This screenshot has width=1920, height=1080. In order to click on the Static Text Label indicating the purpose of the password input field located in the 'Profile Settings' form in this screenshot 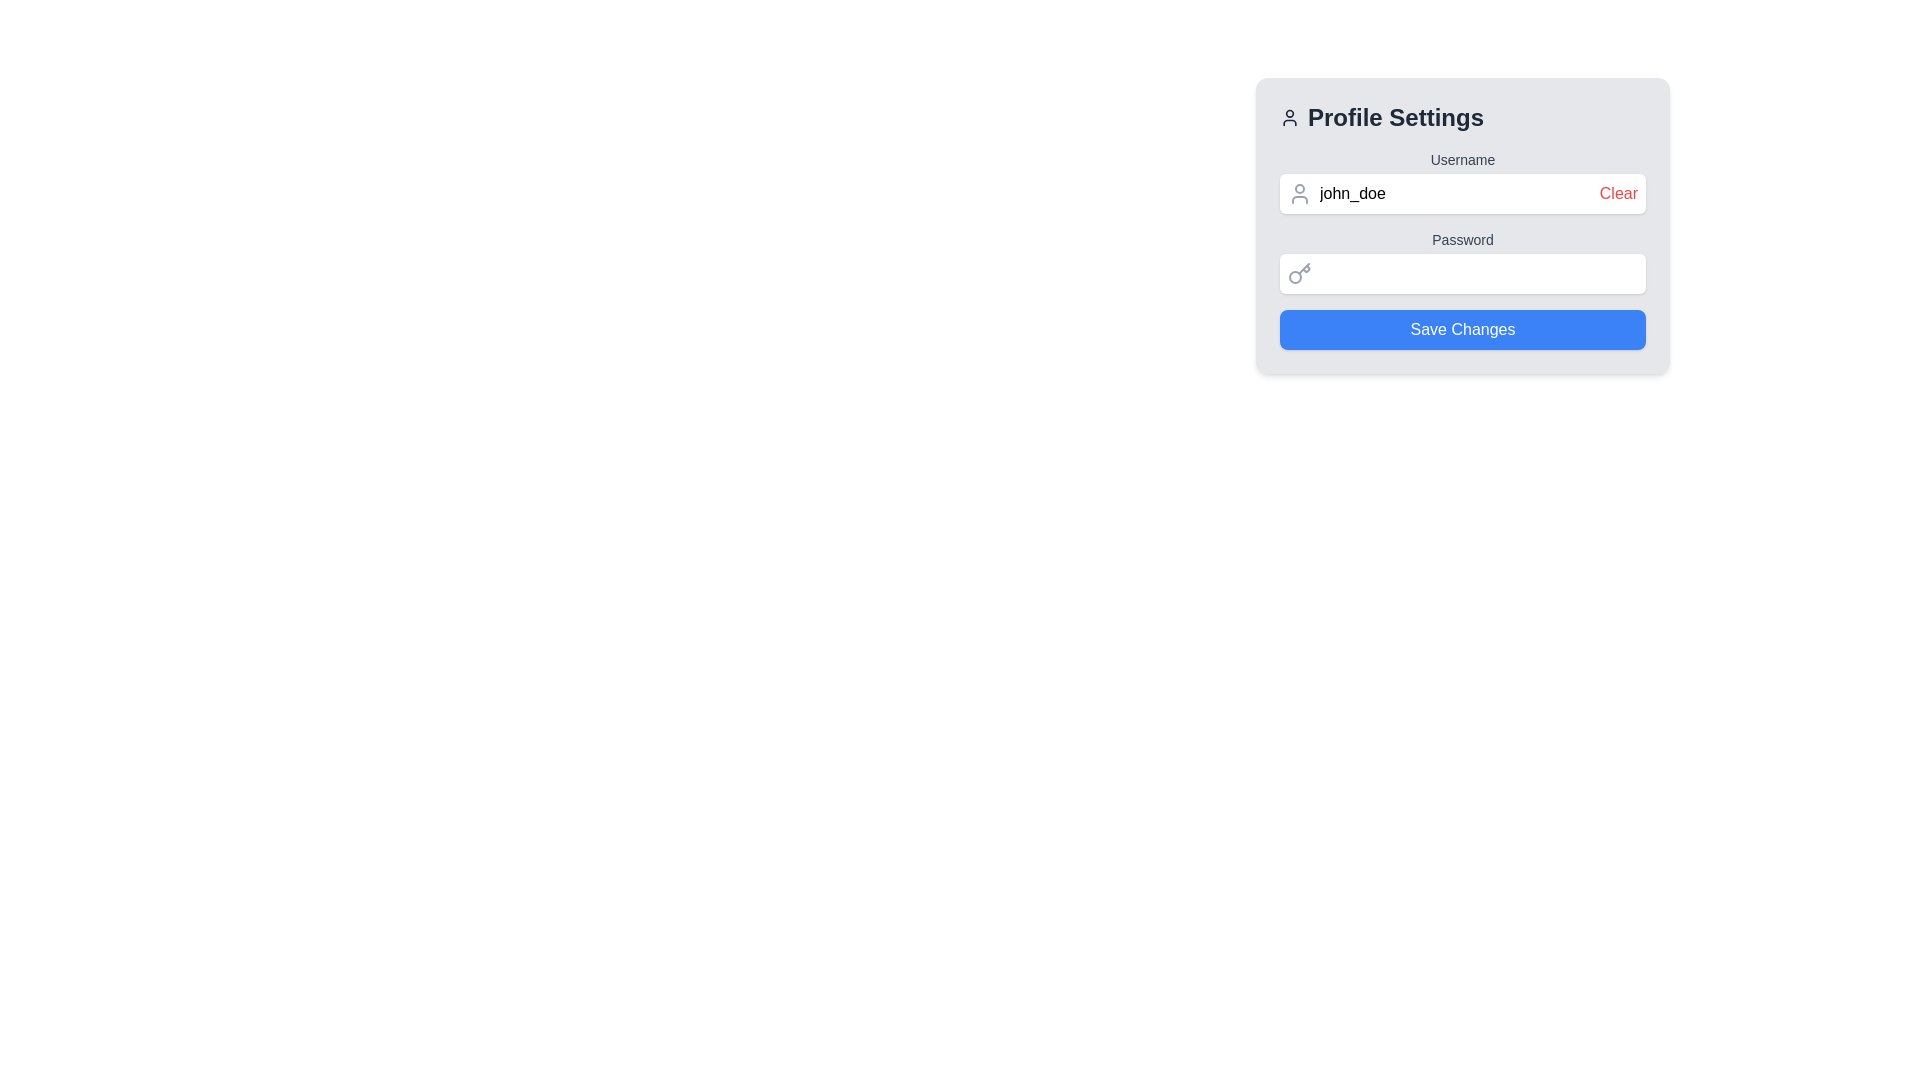, I will do `click(1463, 238)`.